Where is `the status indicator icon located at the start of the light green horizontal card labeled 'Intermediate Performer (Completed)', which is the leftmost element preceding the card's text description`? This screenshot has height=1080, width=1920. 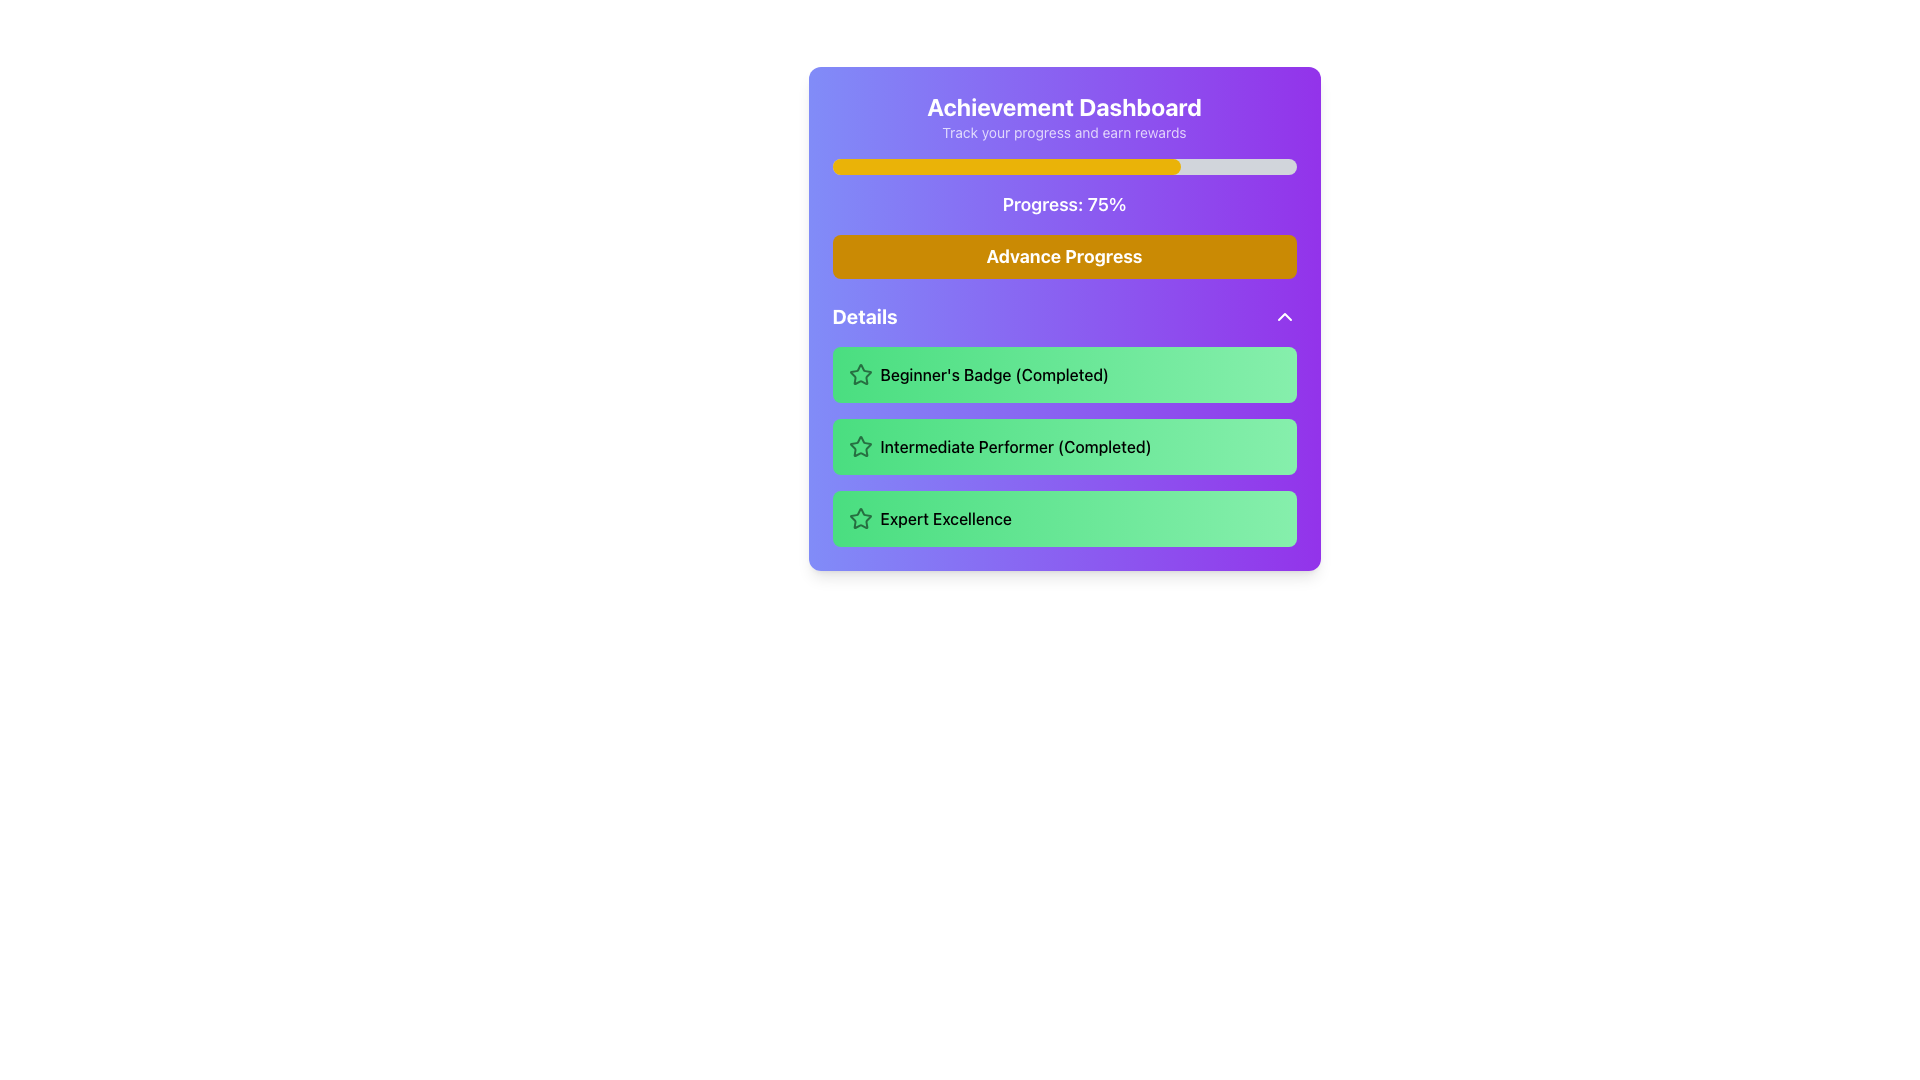
the status indicator icon located at the start of the light green horizontal card labeled 'Intermediate Performer (Completed)', which is the leftmost element preceding the card's text description is located at coordinates (860, 446).